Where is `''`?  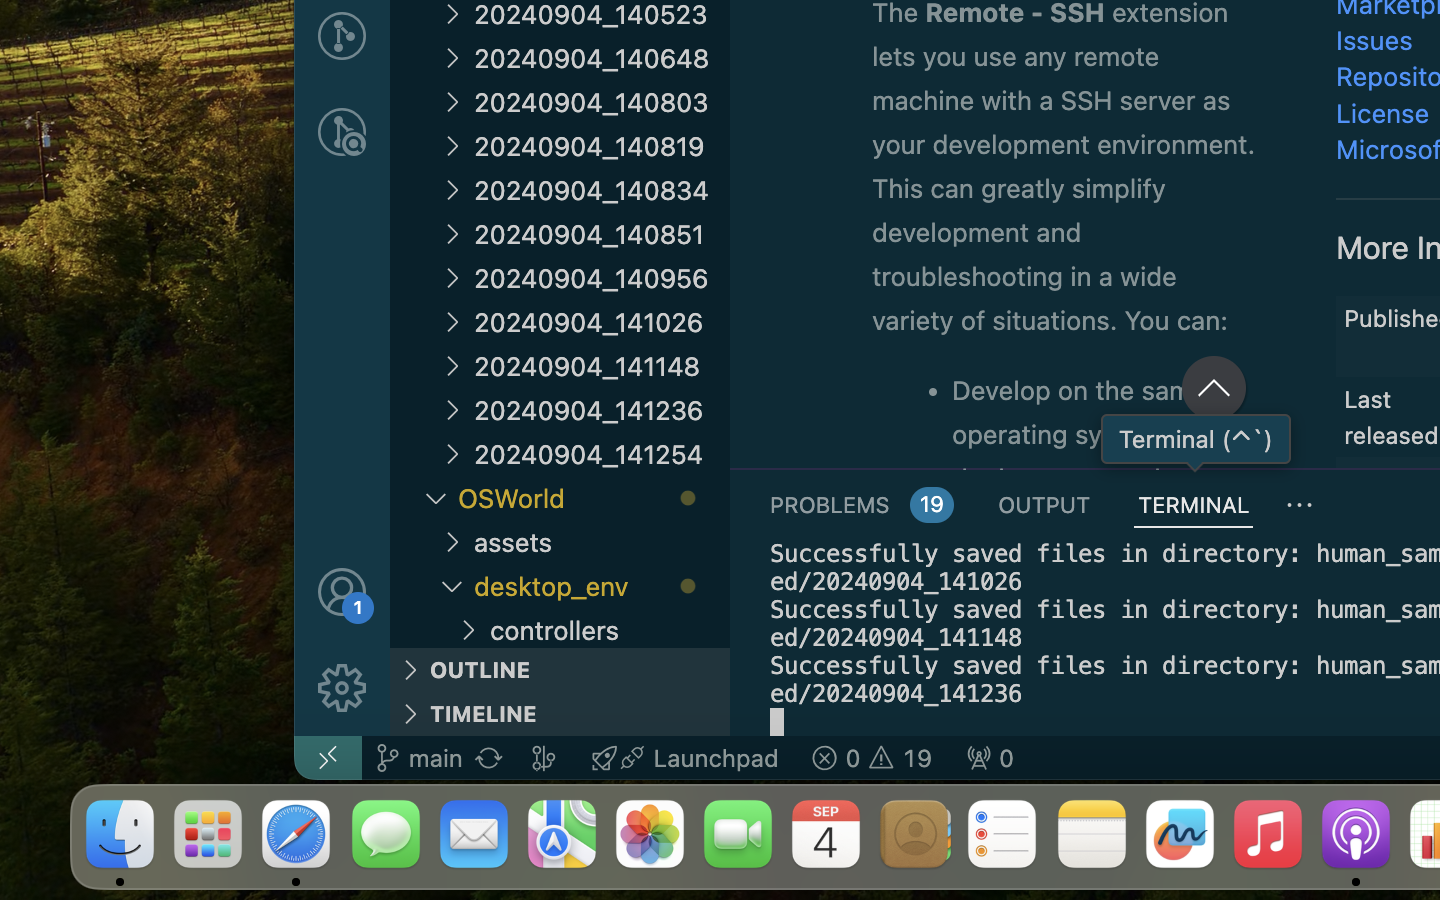
'' is located at coordinates (1300, 504).